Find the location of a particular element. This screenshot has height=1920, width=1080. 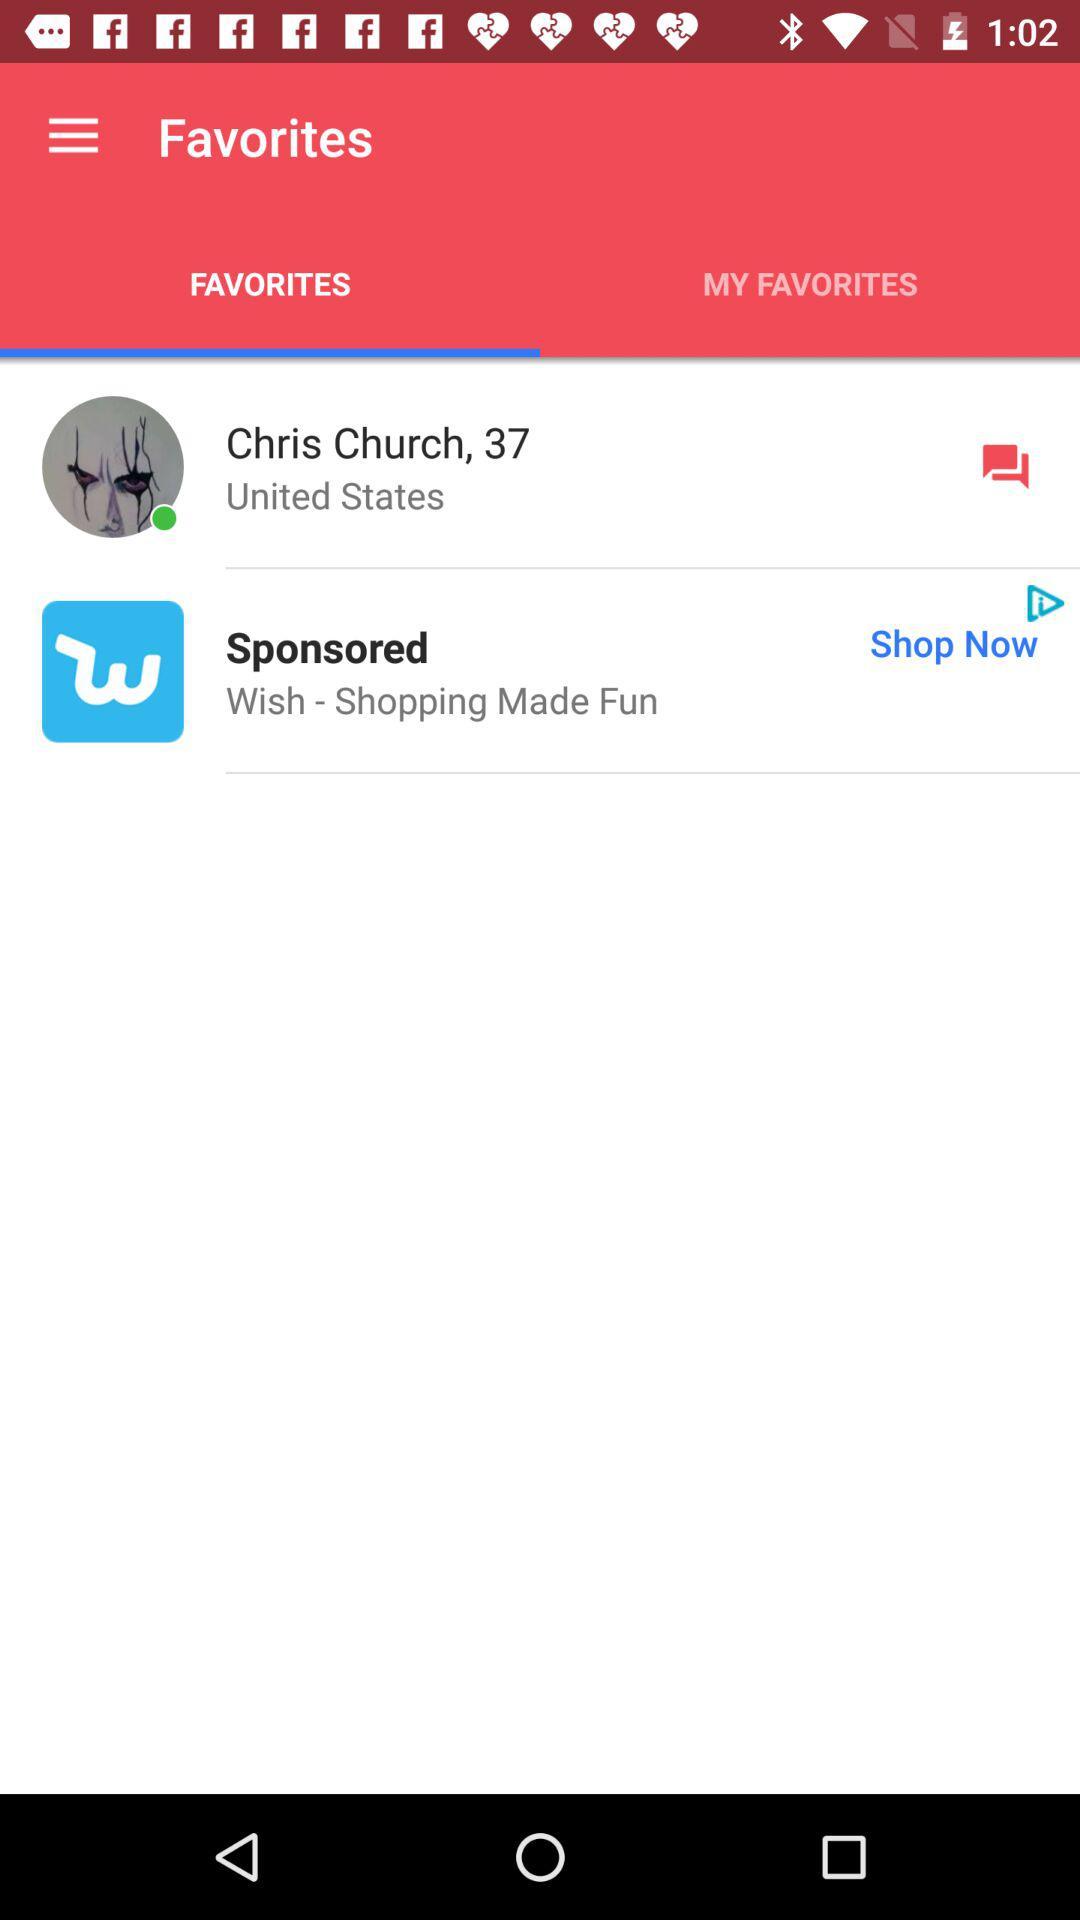

the item next to the favorites item is located at coordinates (810, 282).